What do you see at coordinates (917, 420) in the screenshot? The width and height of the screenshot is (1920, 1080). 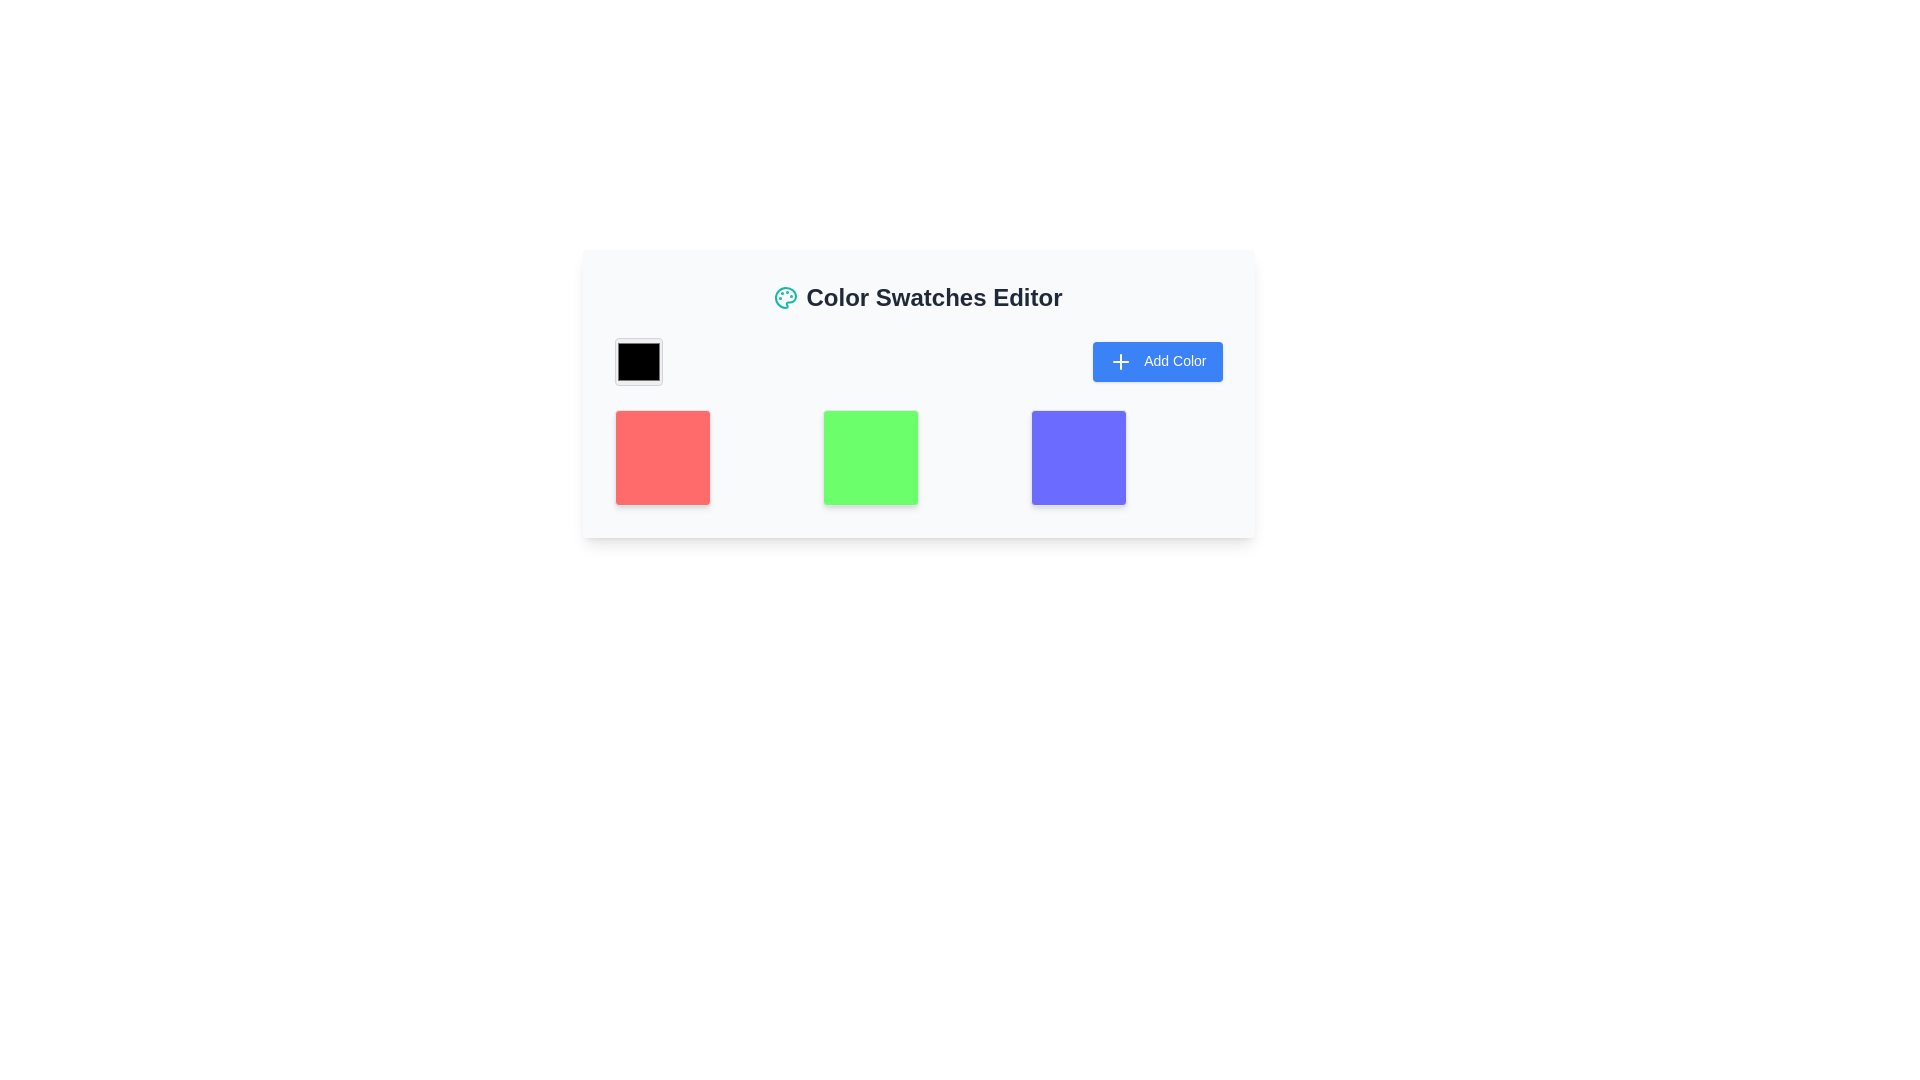 I see `the interactive color swatch located between the red square on the left and the blue square on the right` at bounding box center [917, 420].